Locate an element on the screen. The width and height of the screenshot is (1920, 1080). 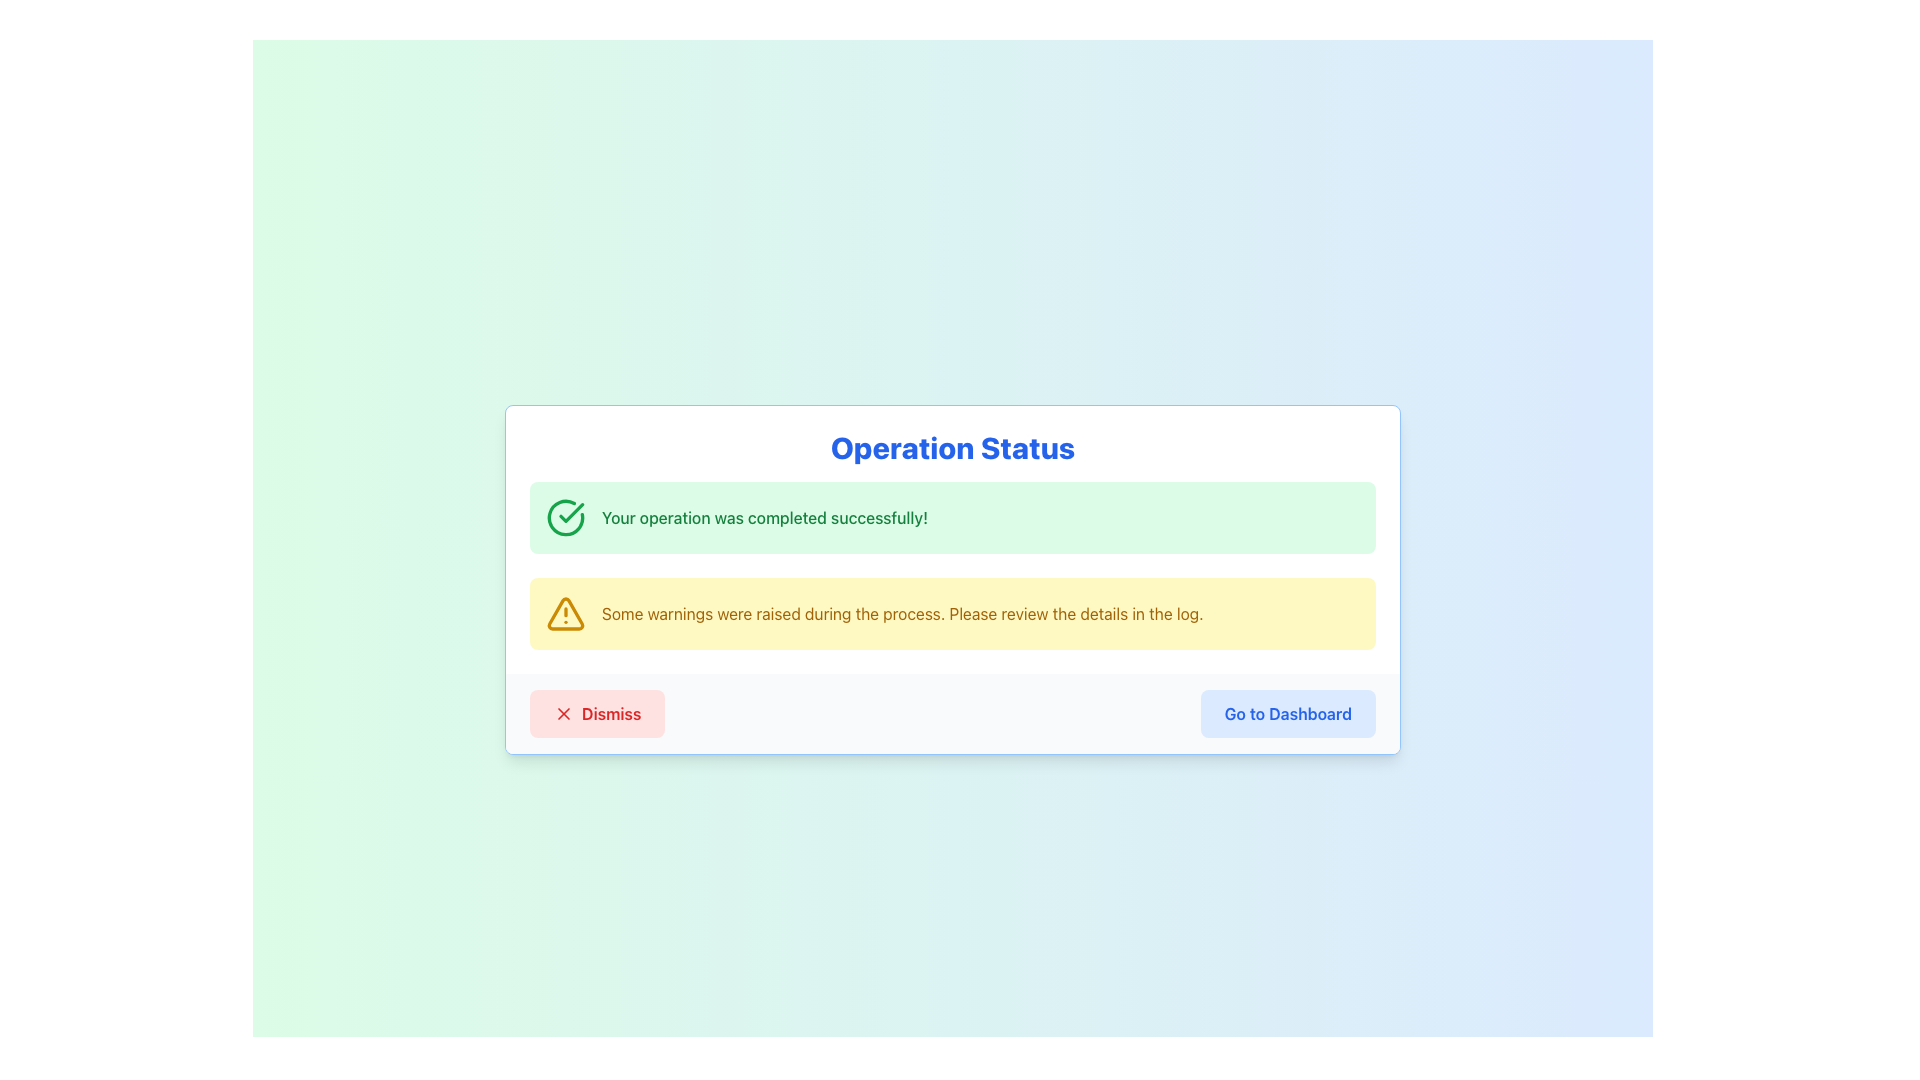
the success completion icon located at the leftmost side of the green notification banner at the top of the message group is located at coordinates (565, 516).